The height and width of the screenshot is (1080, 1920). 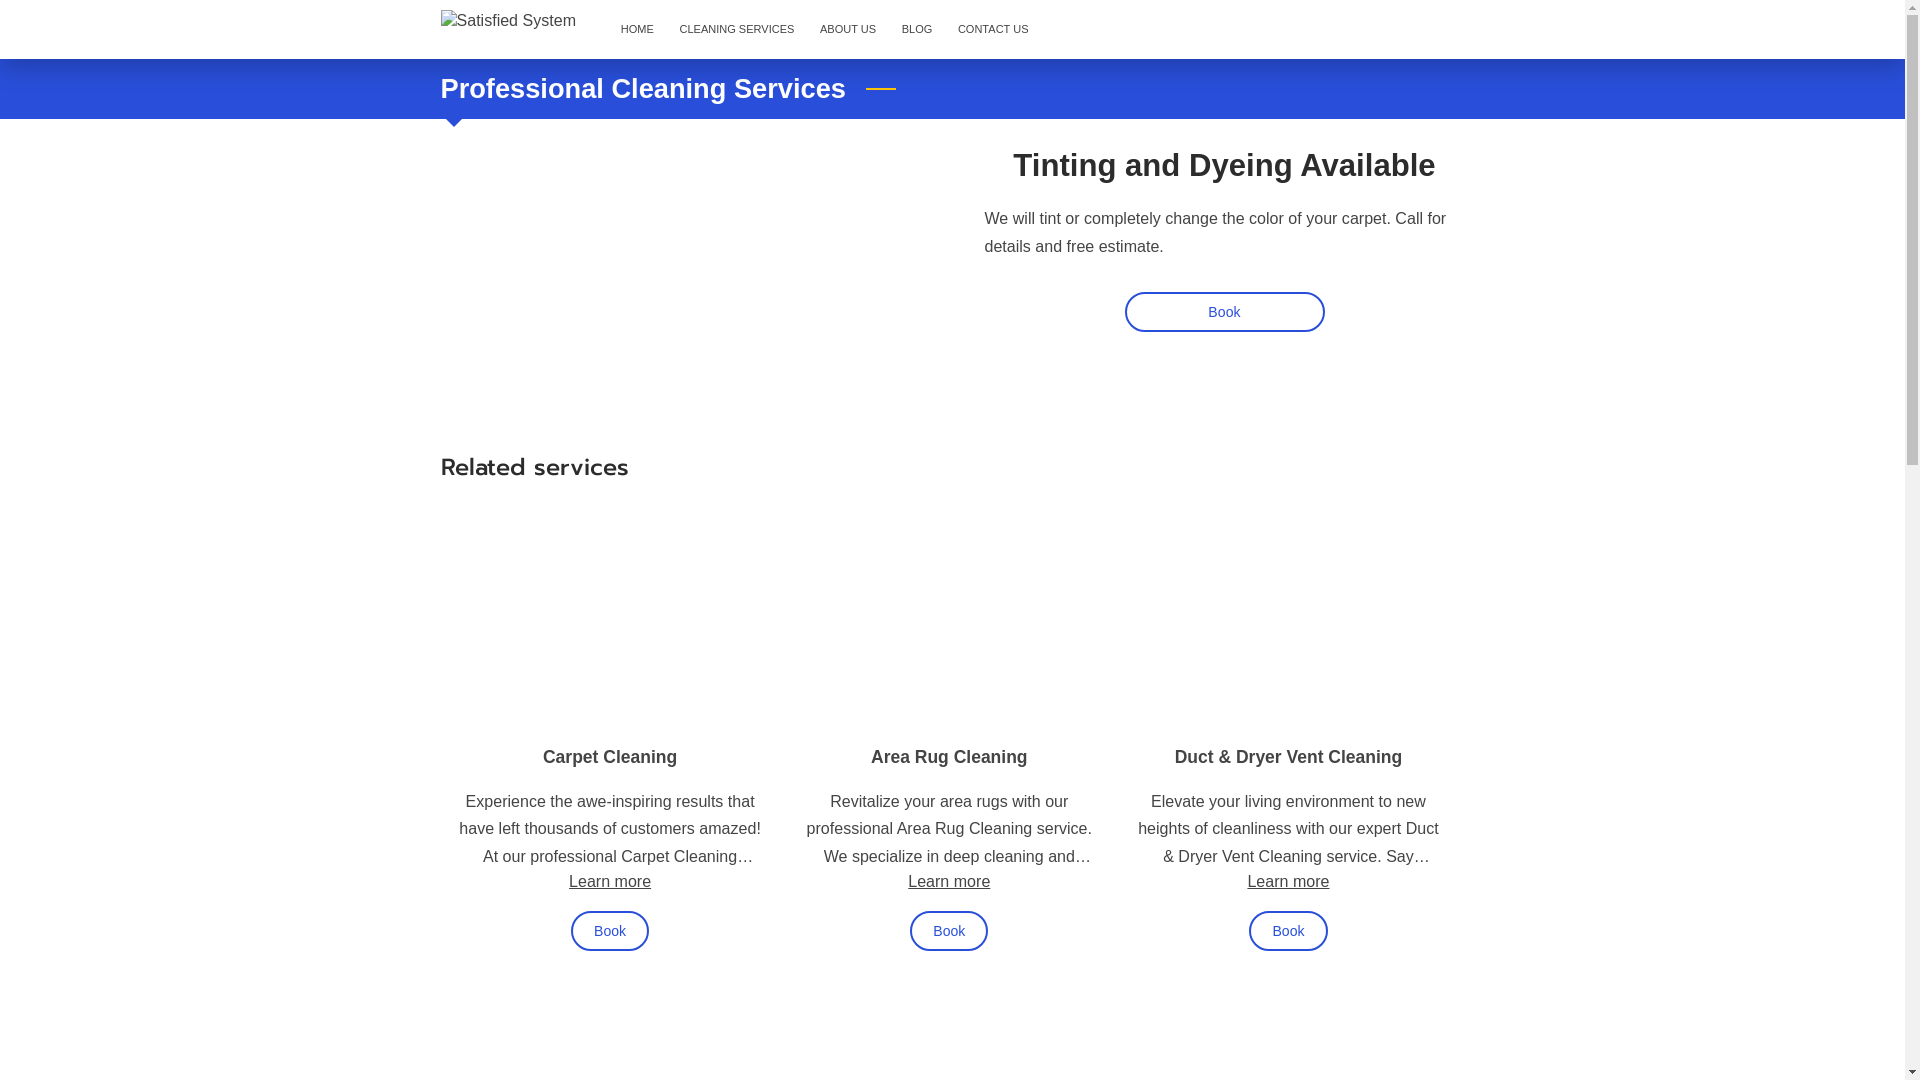 What do you see at coordinates (848, 30) in the screenshot?
I see `'ABOUT US'` at bounding box center [848, 30].